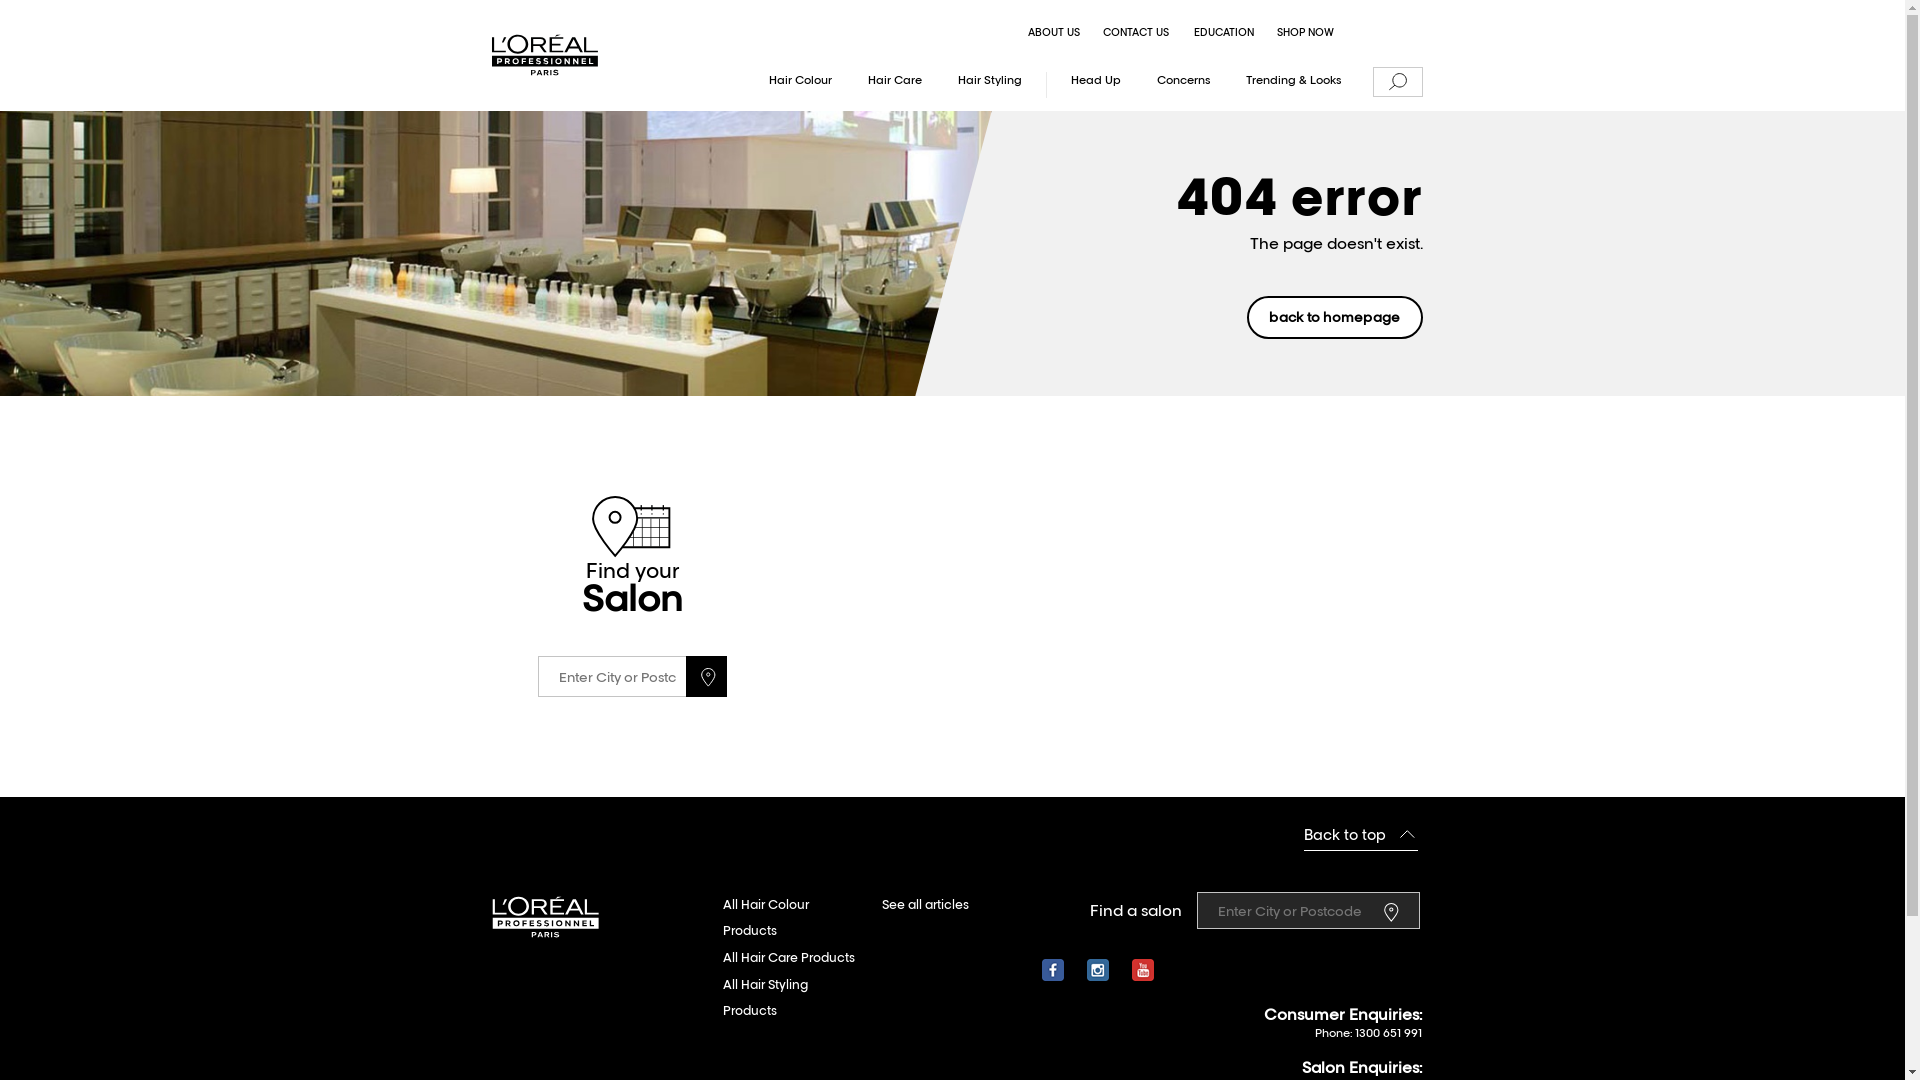 This screenshot has height=1080, width=1920. Describe the element at coordinates (1395, 82) in the screenshot. I see `'Search'` at that location.